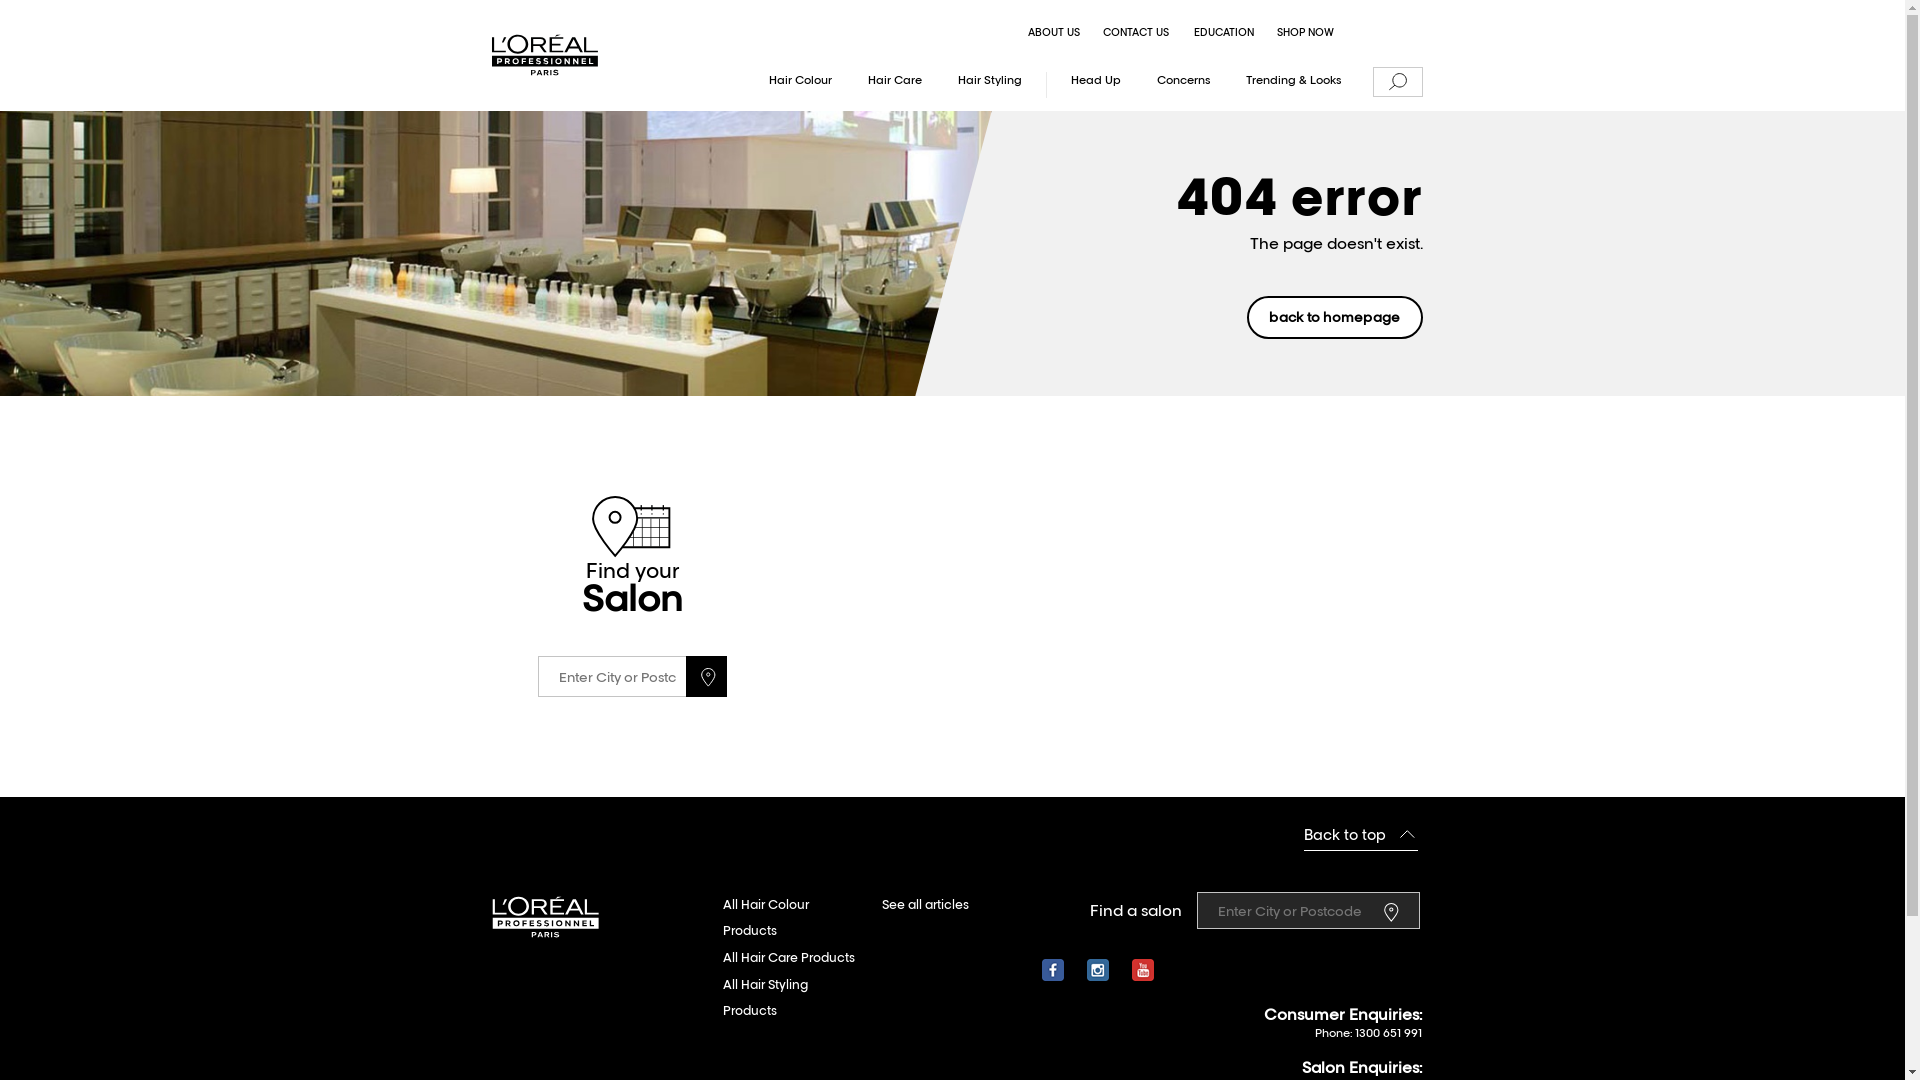 This screenshot has height=1080, width=1920. Describe the element at coordinates (1395, 82) in the screenshot. I see `'Search'` at that location.